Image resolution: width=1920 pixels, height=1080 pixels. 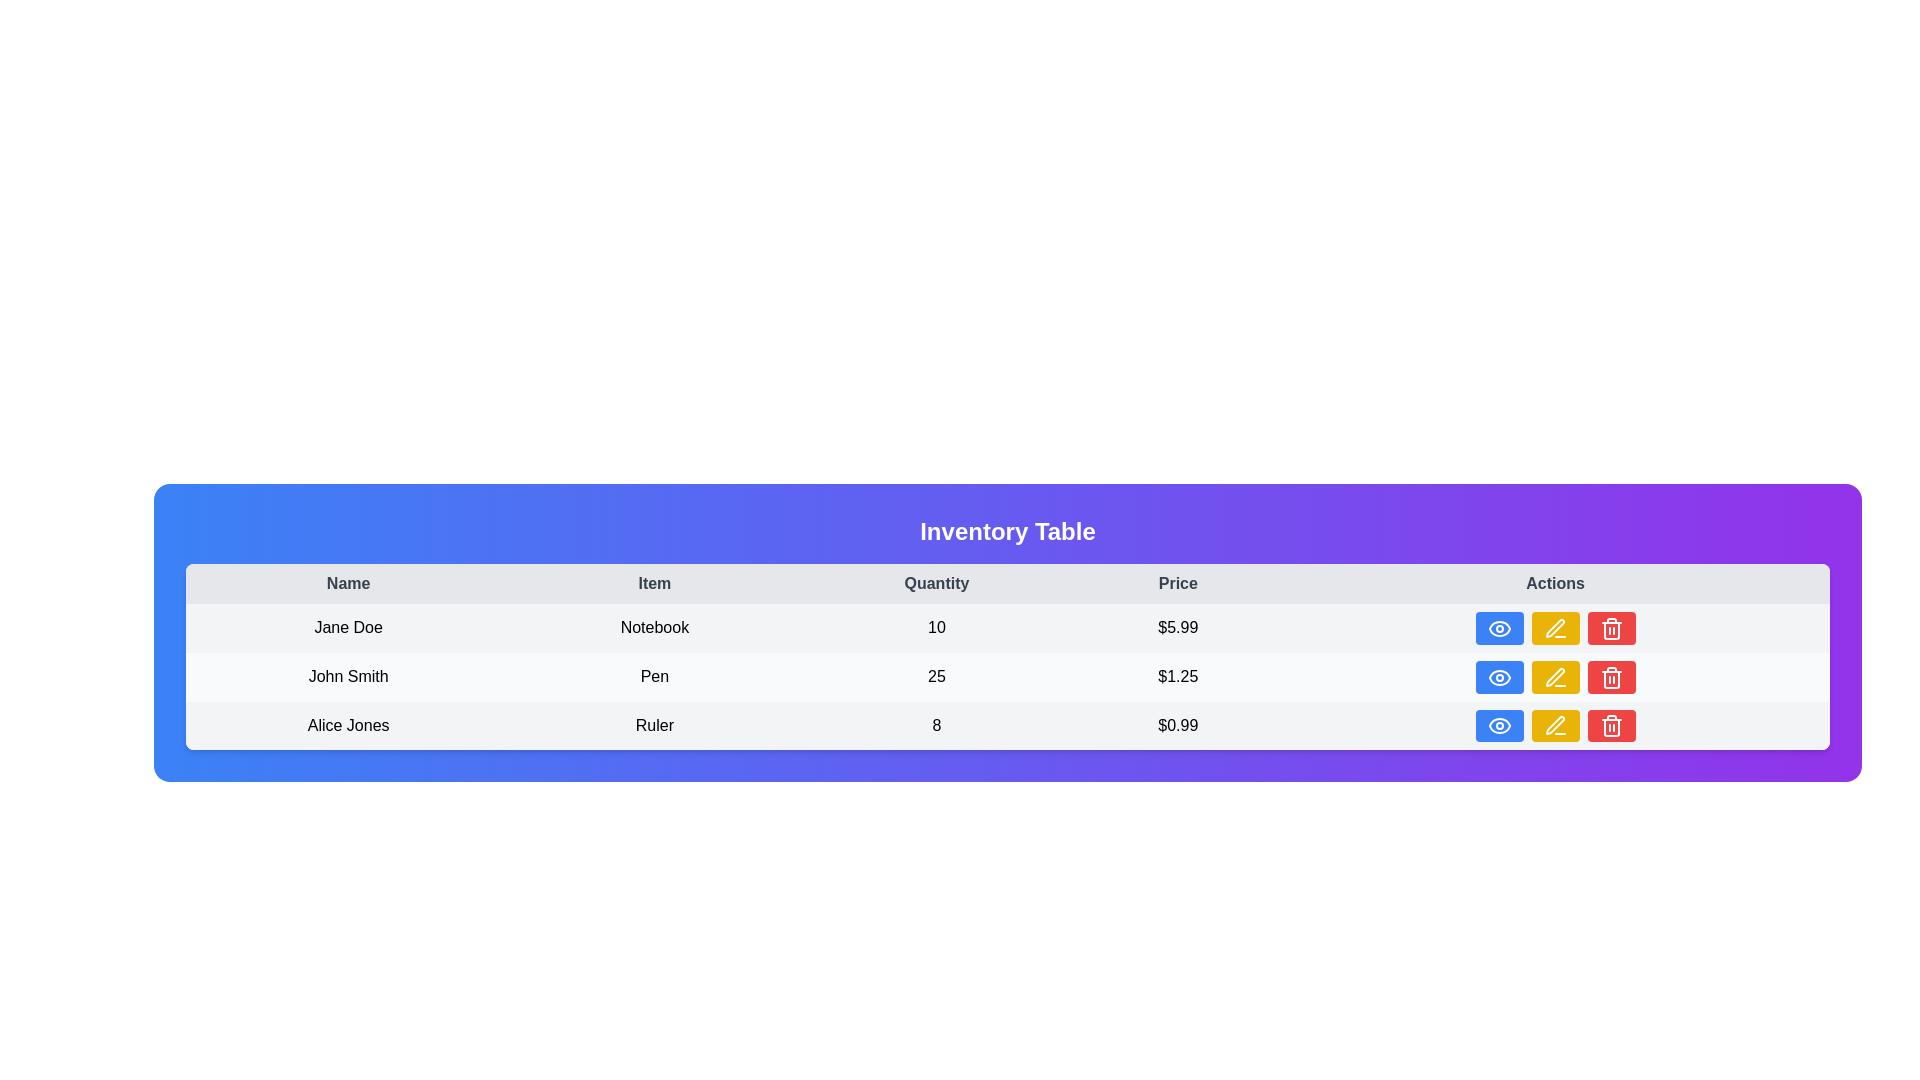 What do you see at coordinates (348, 725) in the screenshot?
I see `the static text element displaying 'Alice Jones' in a bold, dark font, located in the leftmost cell of the bottom row of a table layout under the 'Name' column` at bounding box center [348, 725].